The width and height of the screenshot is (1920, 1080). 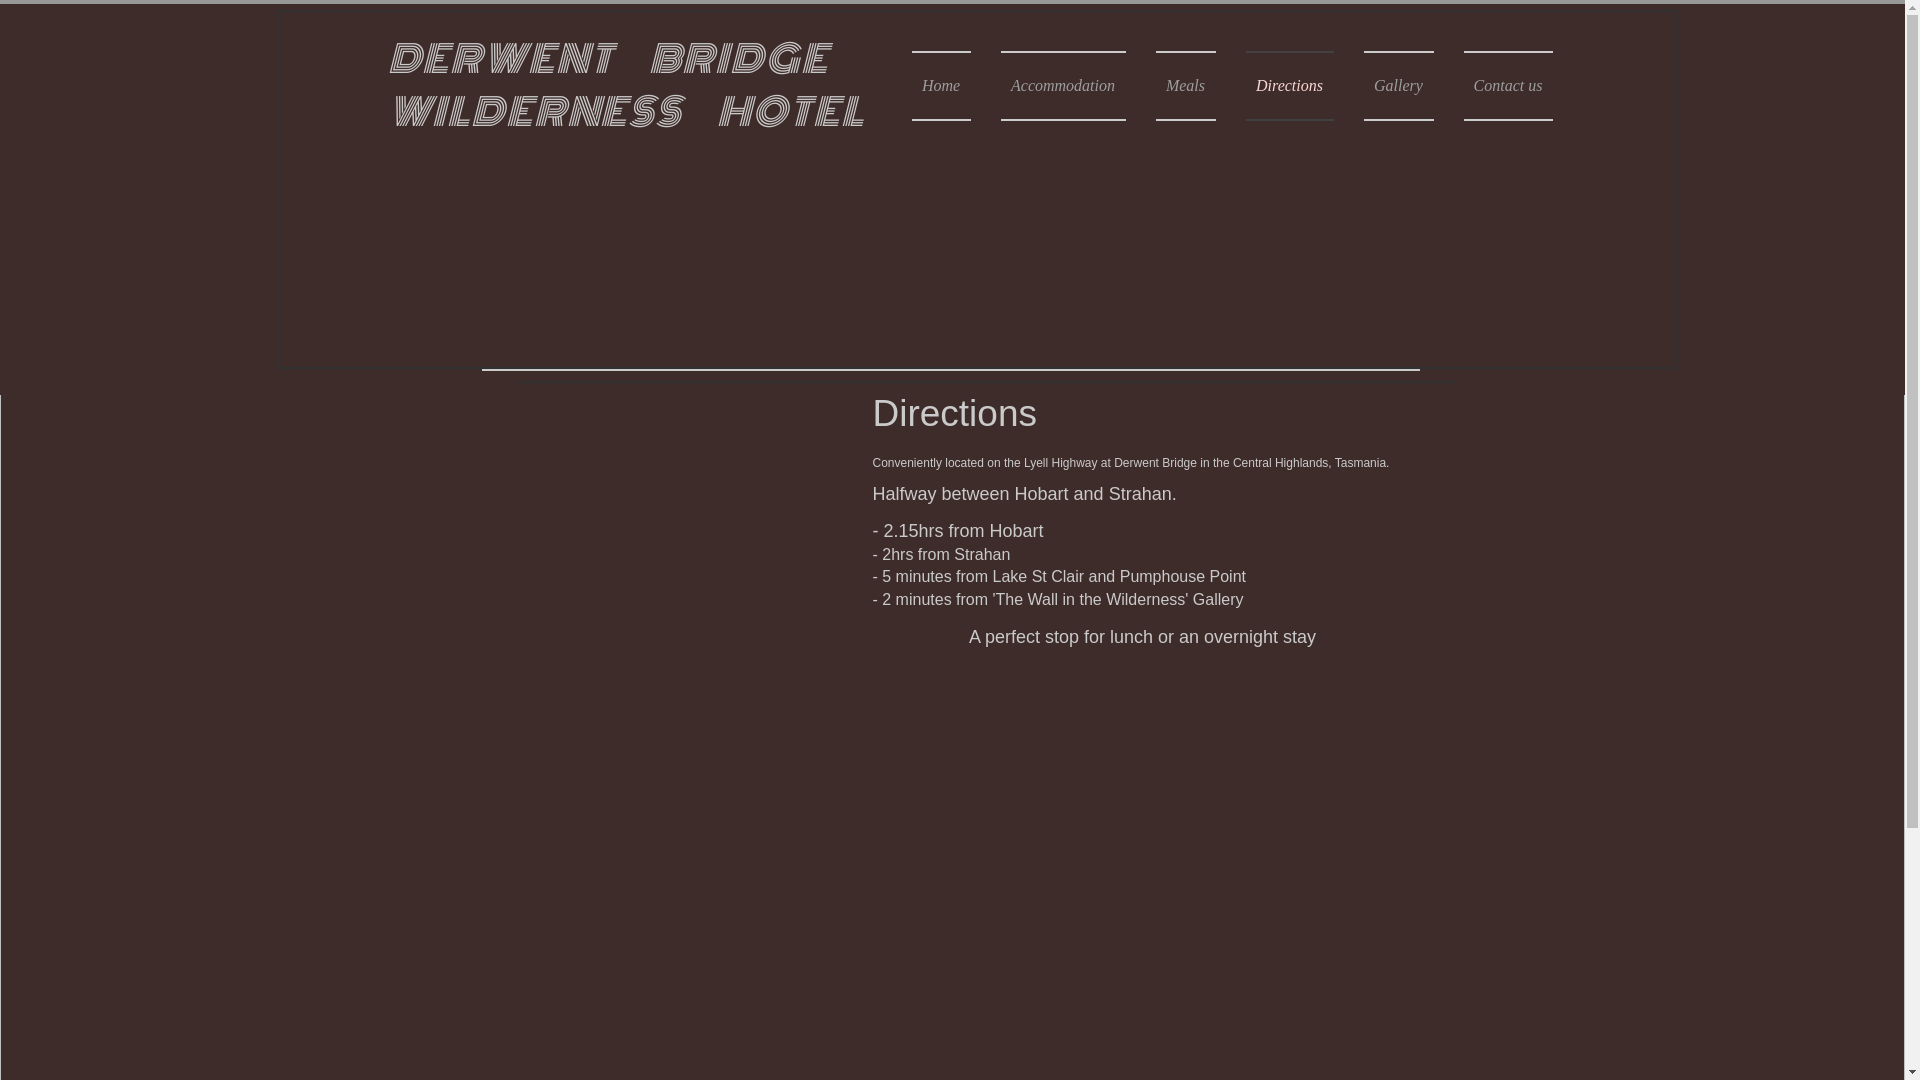 What do you see at coordinates (667, 567) in the screenshot?
I see `'Google Maps'` at bounding box center [667, 567].